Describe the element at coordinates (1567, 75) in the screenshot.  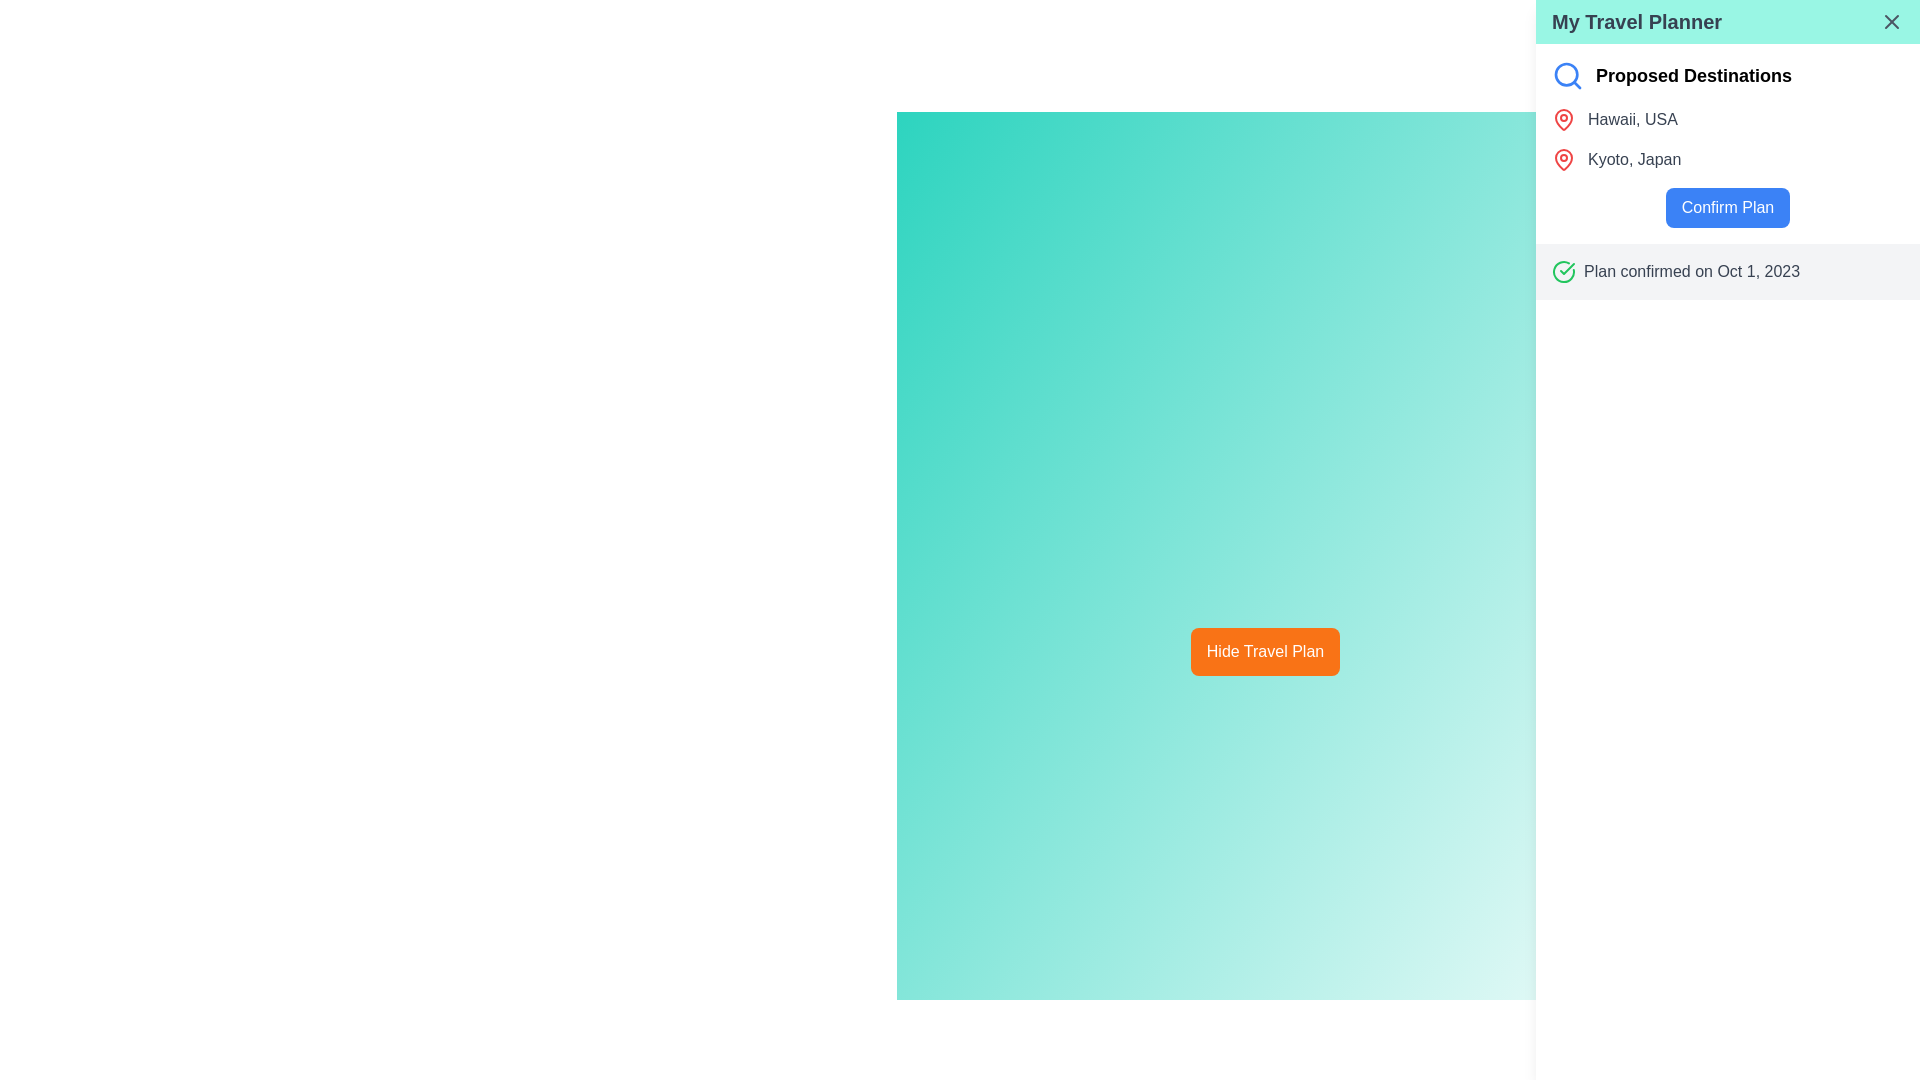
I see `the blue magnifying glass icon located to the left of the 'Proposed Destinations' text to trigger the tooltip or focus effect` at that location.